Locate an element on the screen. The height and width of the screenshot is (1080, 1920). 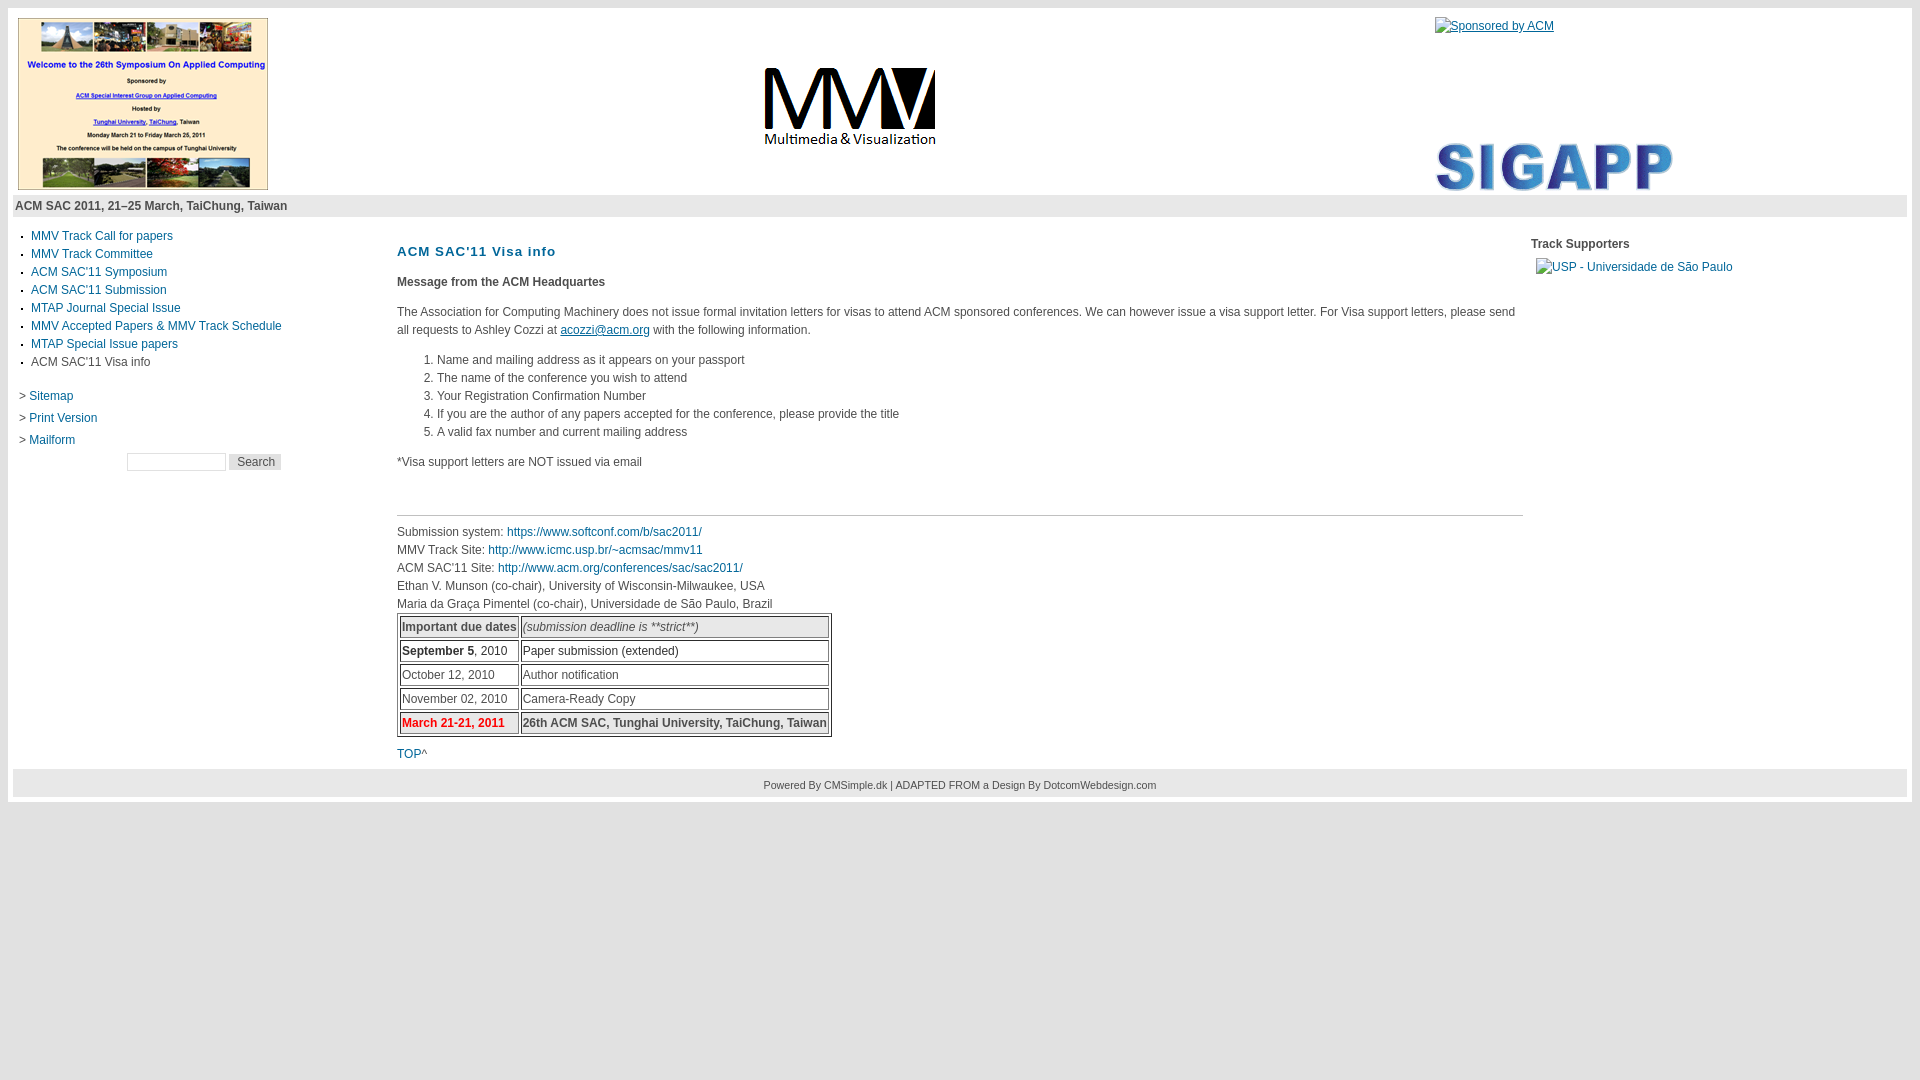
'ACM SAC'11 Symposium' is located at coordinates (98, 272).